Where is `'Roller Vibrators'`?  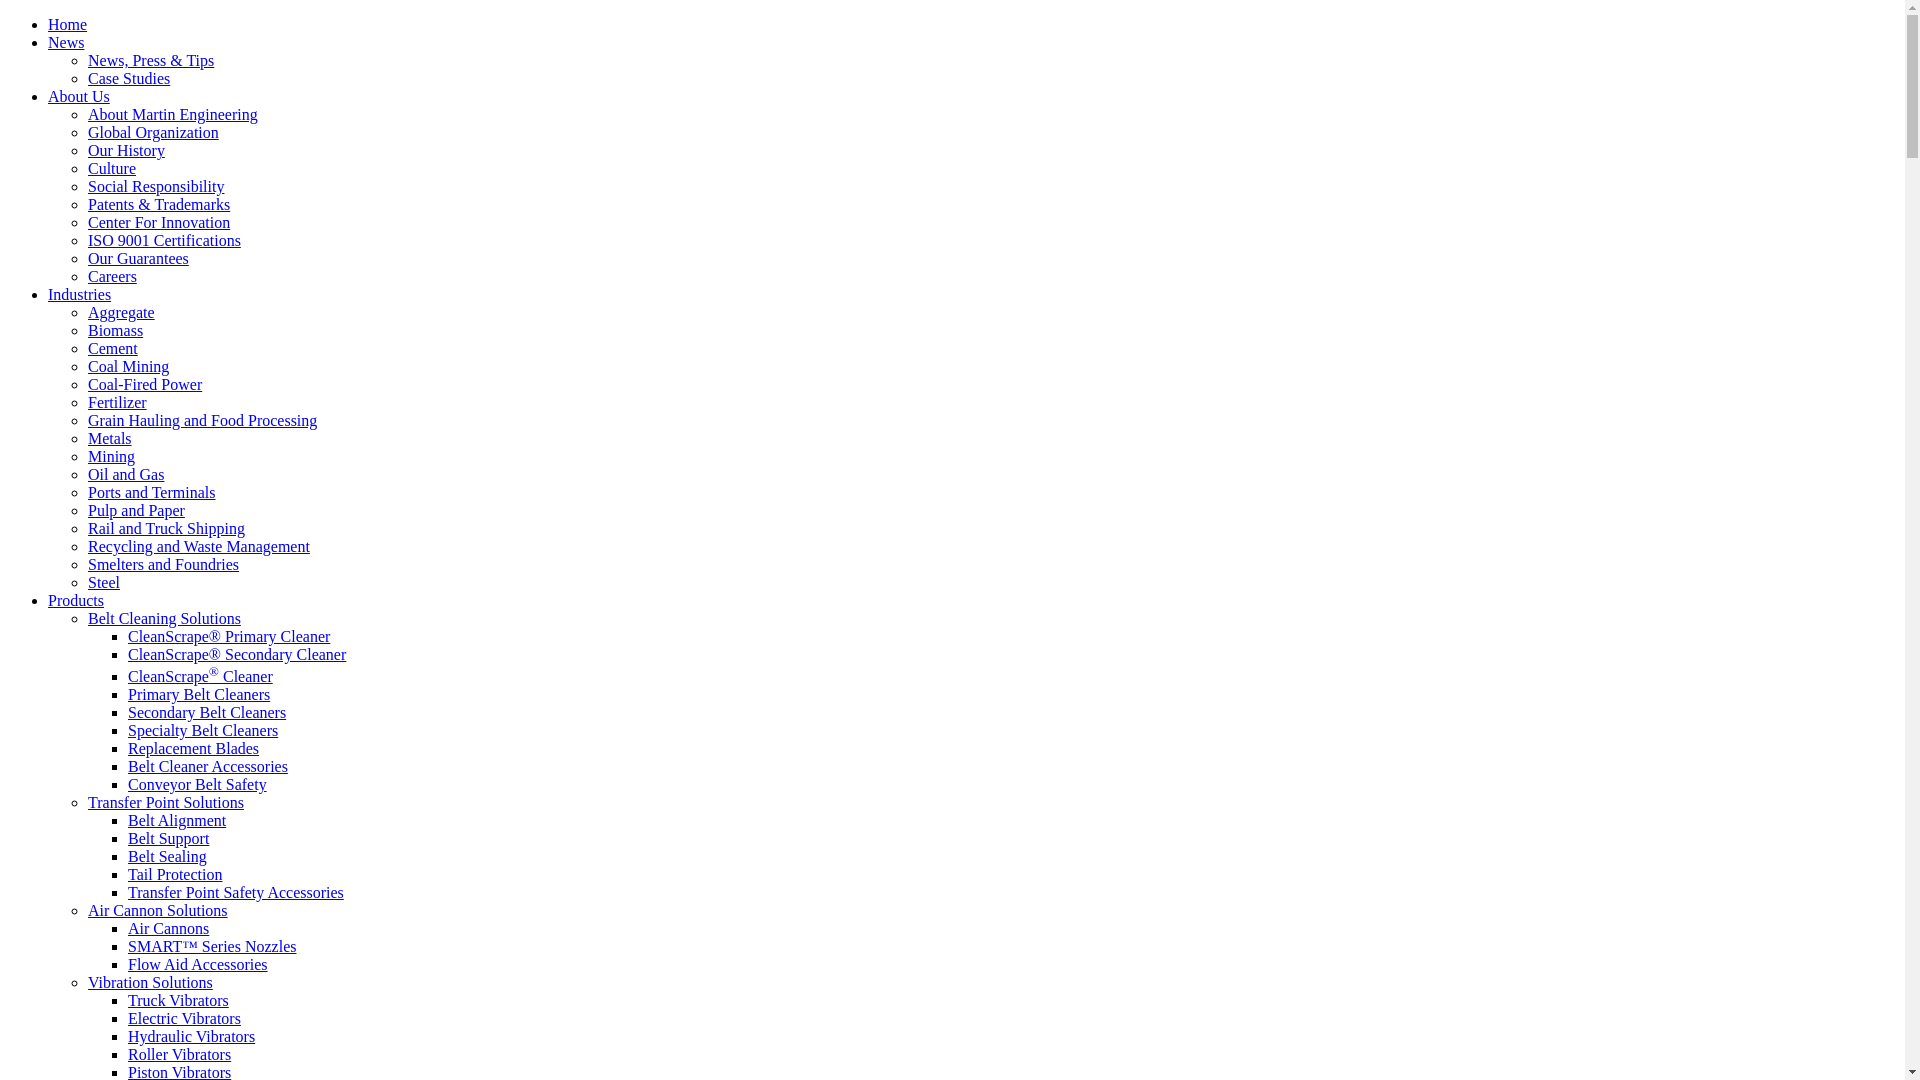
'Roller Vibrators' is located at coordinates (179, 1053).